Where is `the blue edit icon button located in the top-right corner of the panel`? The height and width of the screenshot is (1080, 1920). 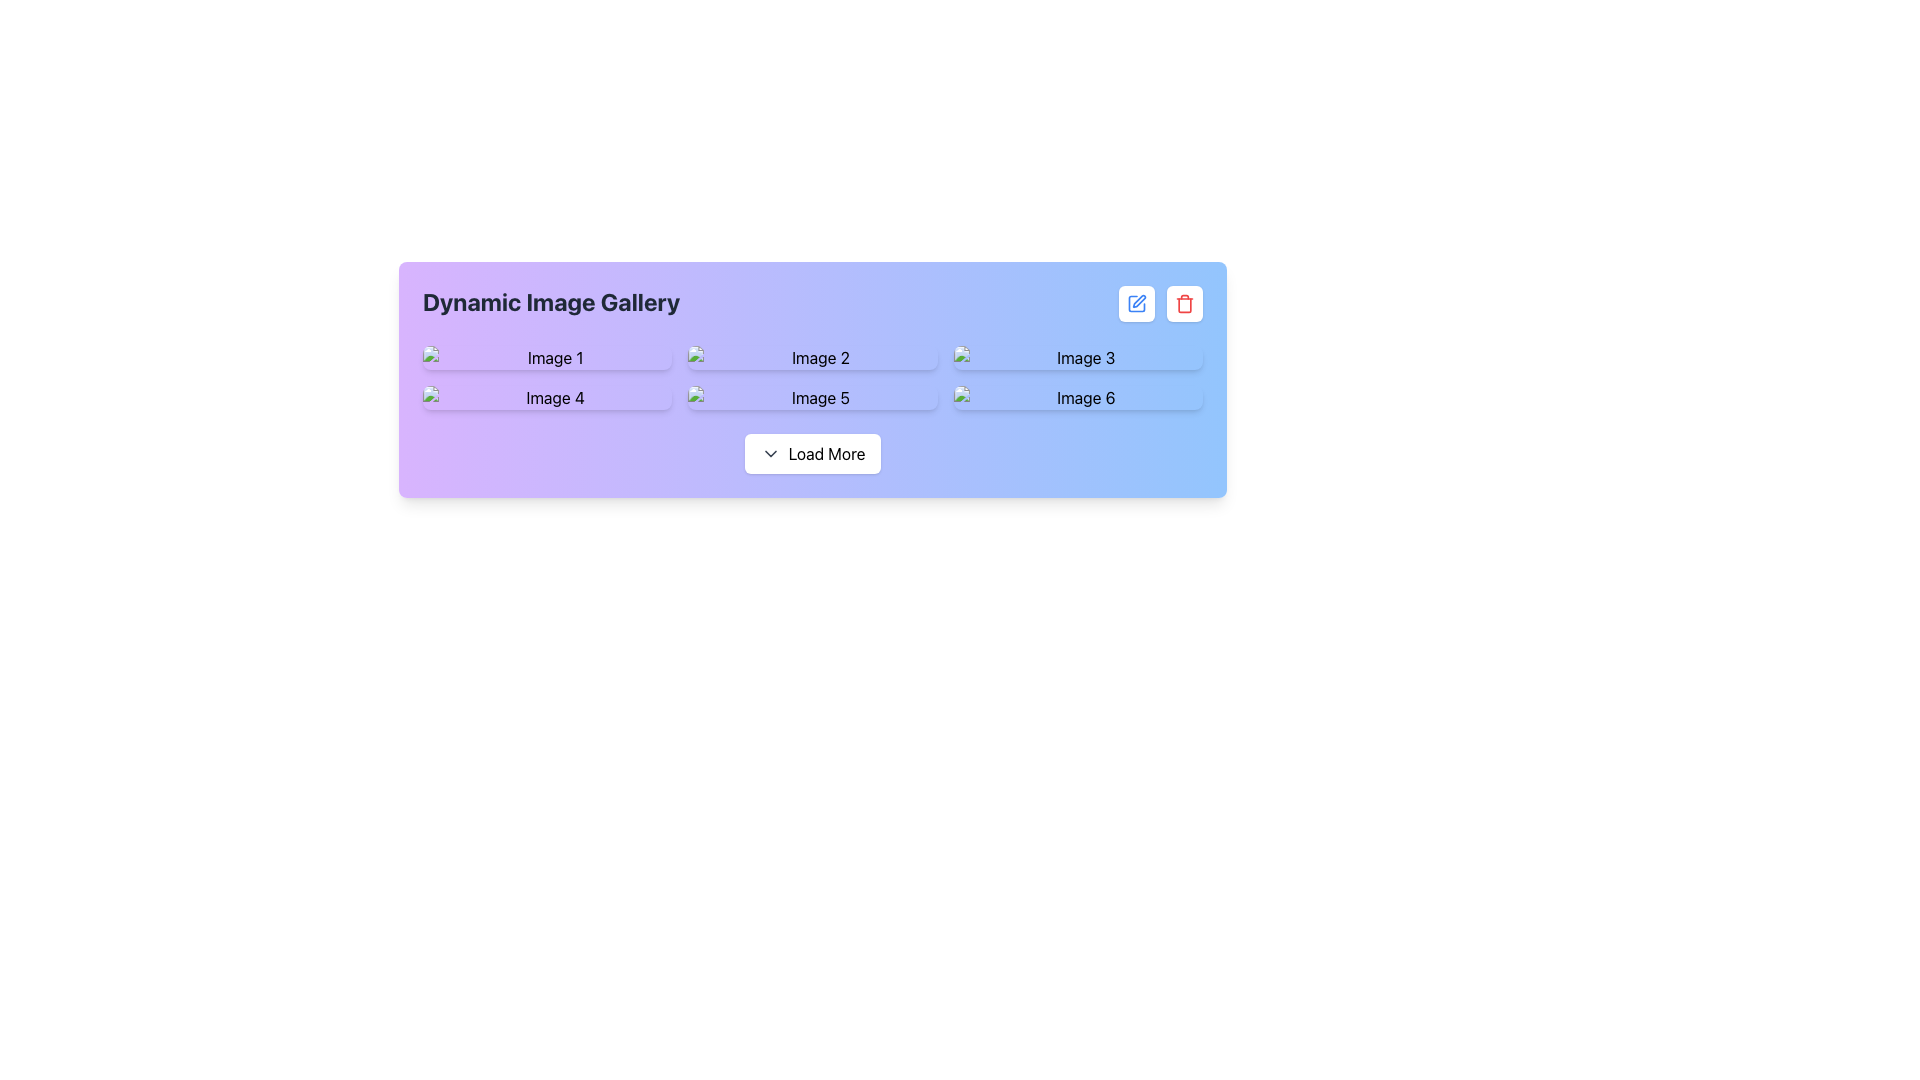
the blue edit icon button located in the top-right corner of the panel is located at coordinates (1137, 304).